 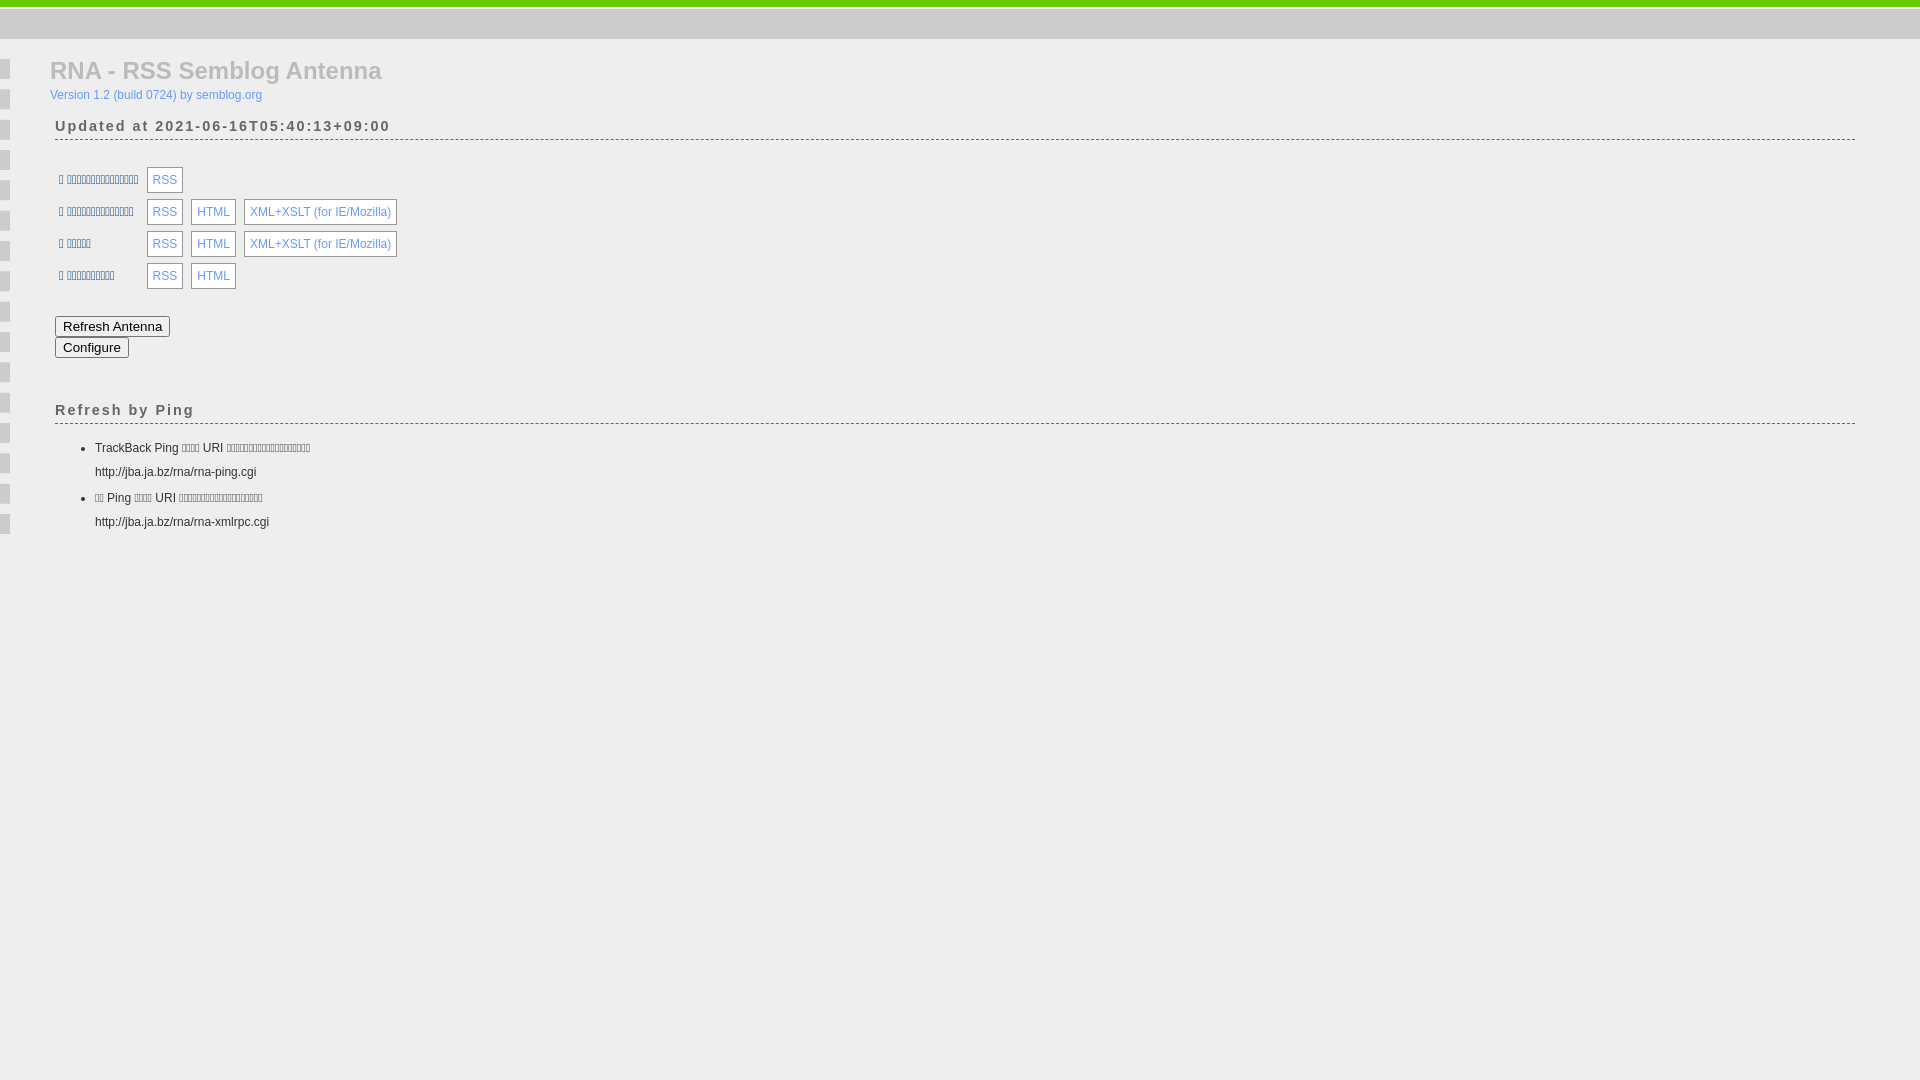 What do you see at coordinates (165, 242) in the screenshot?
I see `'RSS'` at bounding box center [165, 242].